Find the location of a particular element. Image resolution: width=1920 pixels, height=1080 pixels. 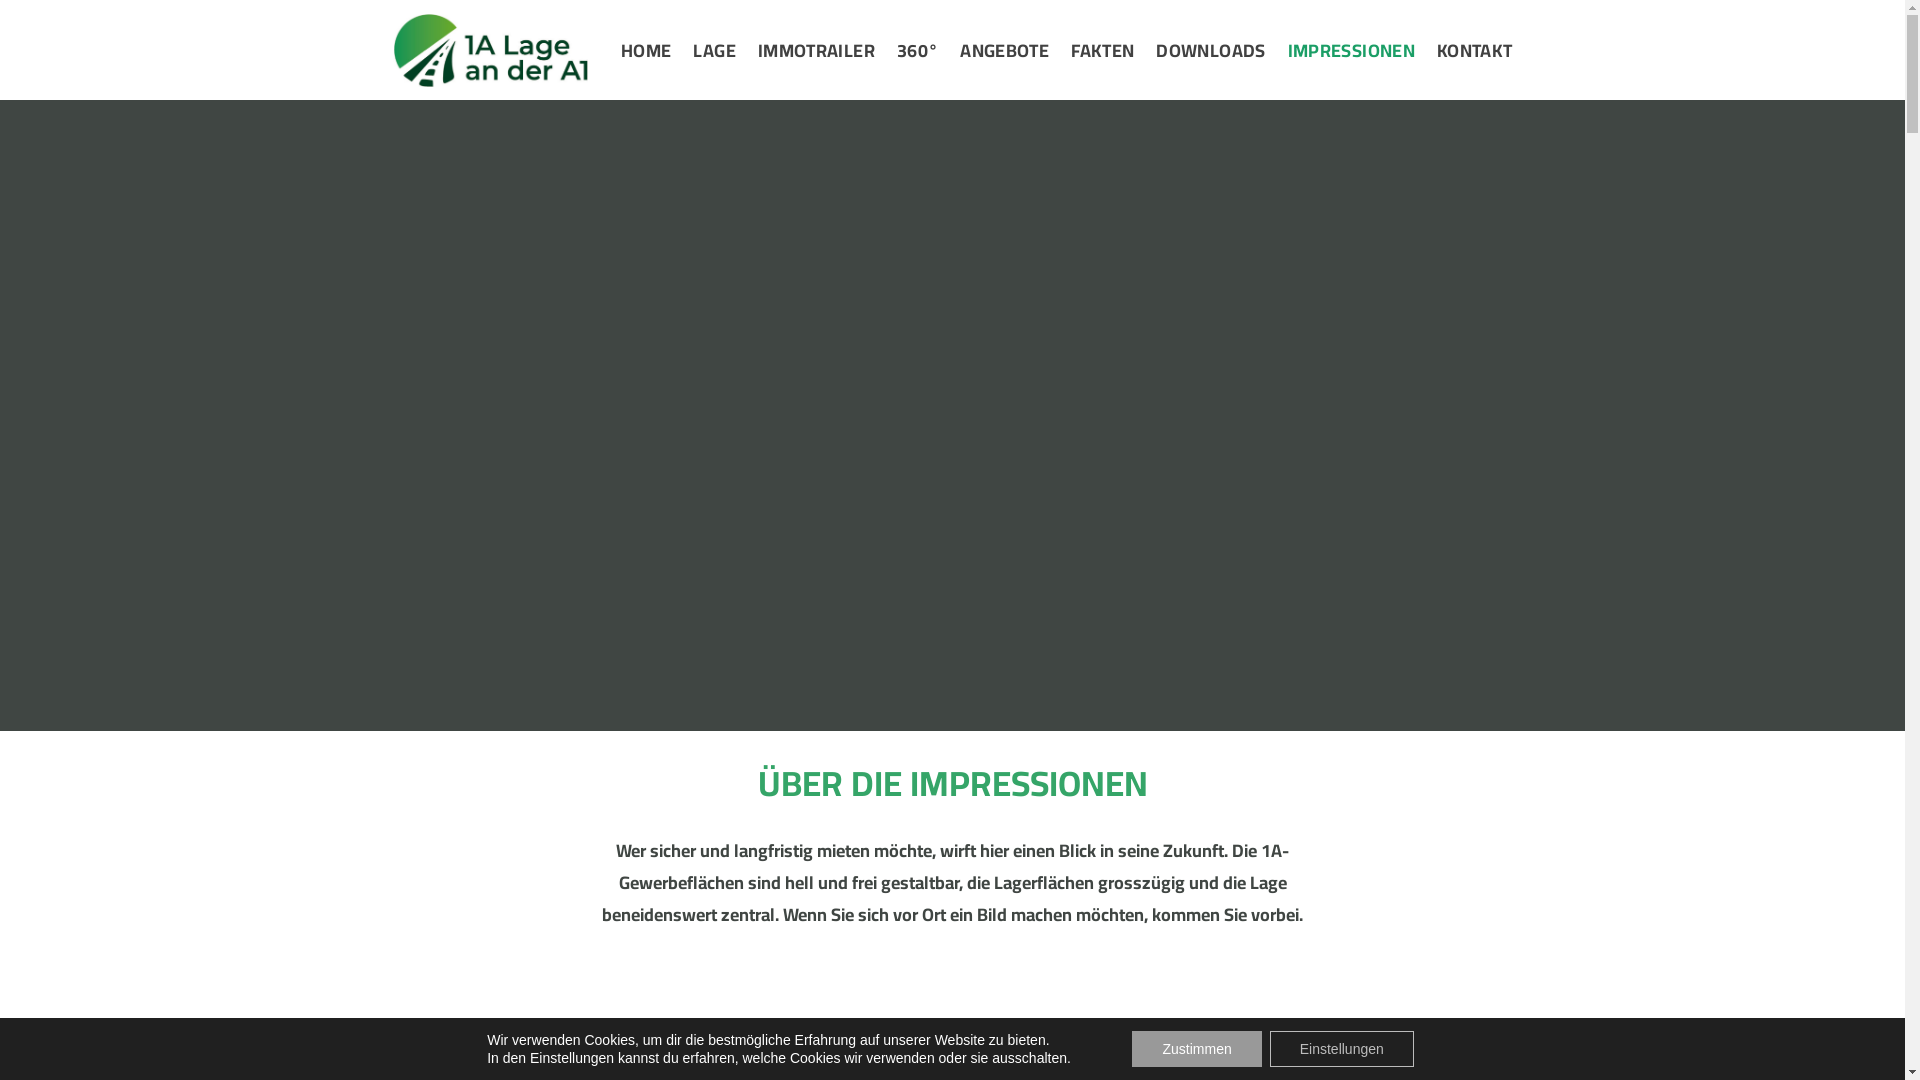

'LAGE' is located at coordinates (714, 49).